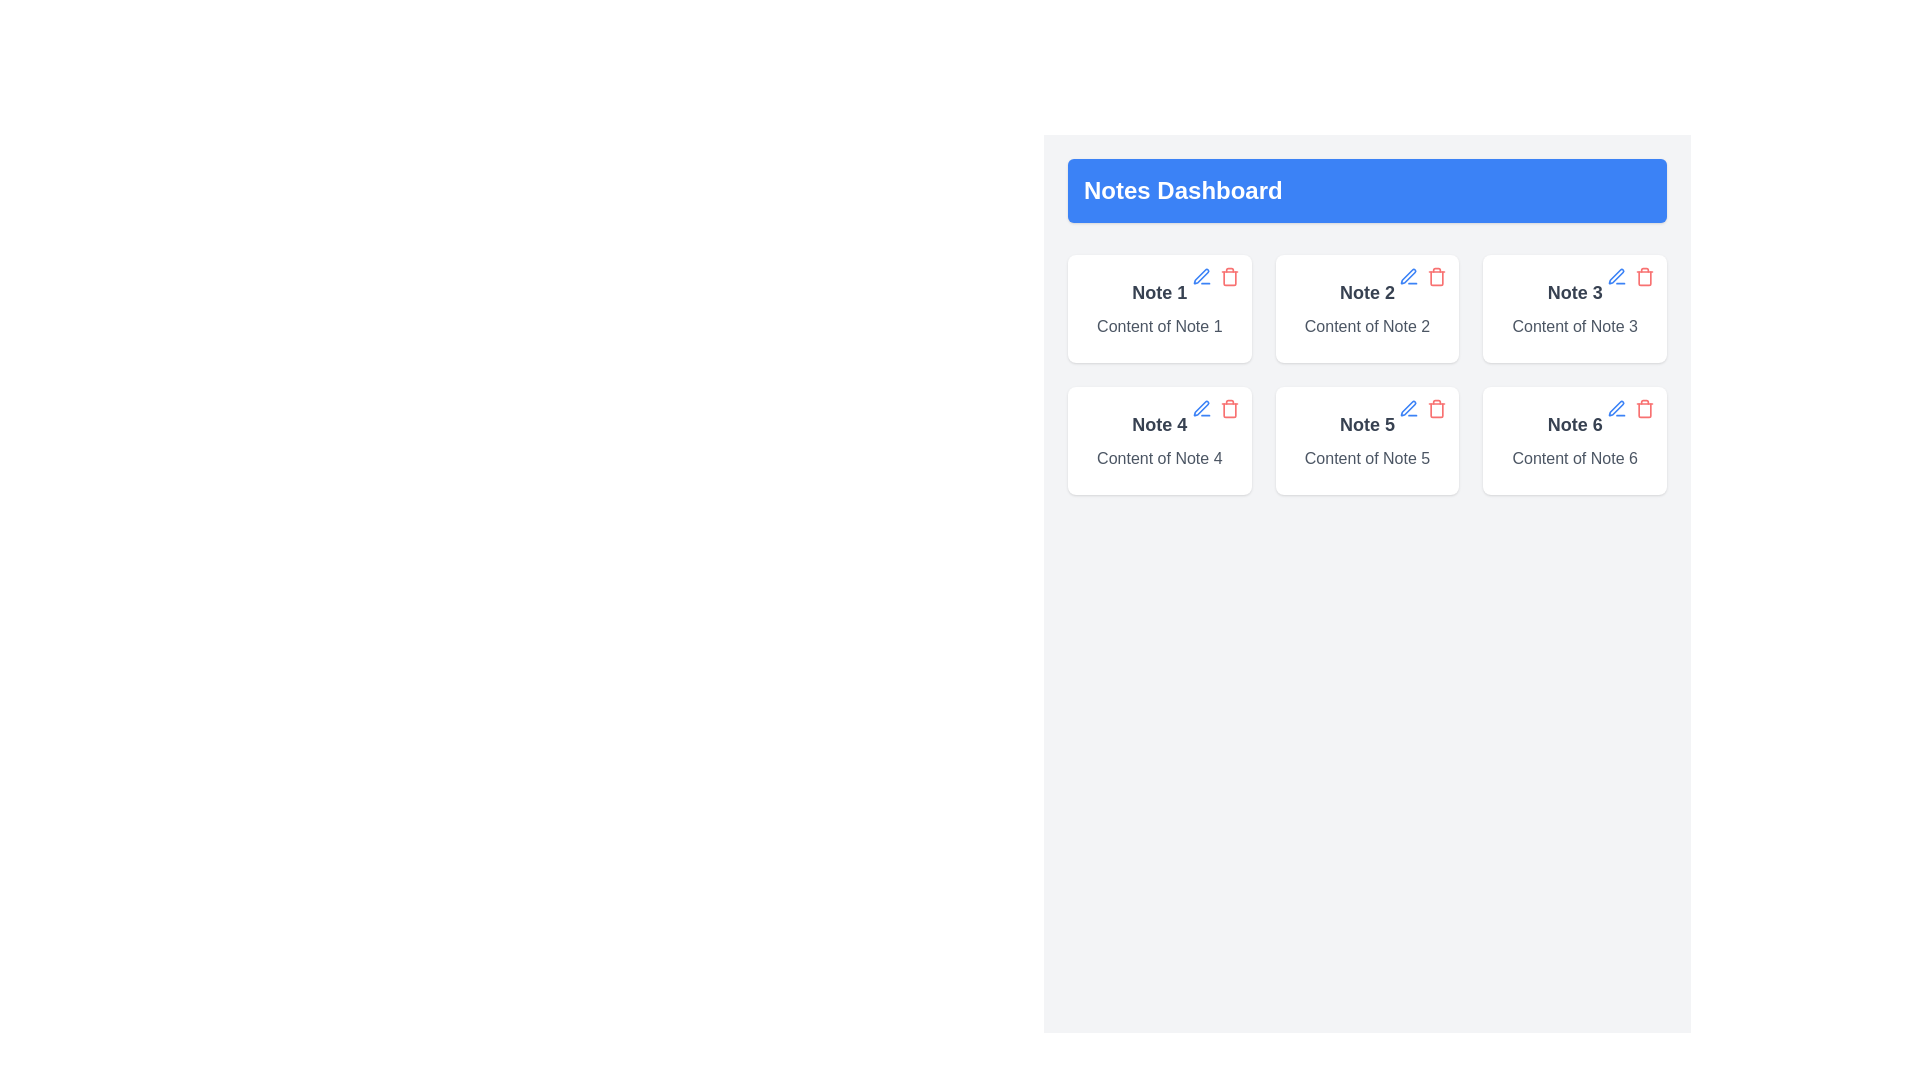 The width and height of the screenshot is (1920, 1080). Describe the element at coordinates (1366, 423) in the screenshot. I see `the Text label of the third note card` at that location.